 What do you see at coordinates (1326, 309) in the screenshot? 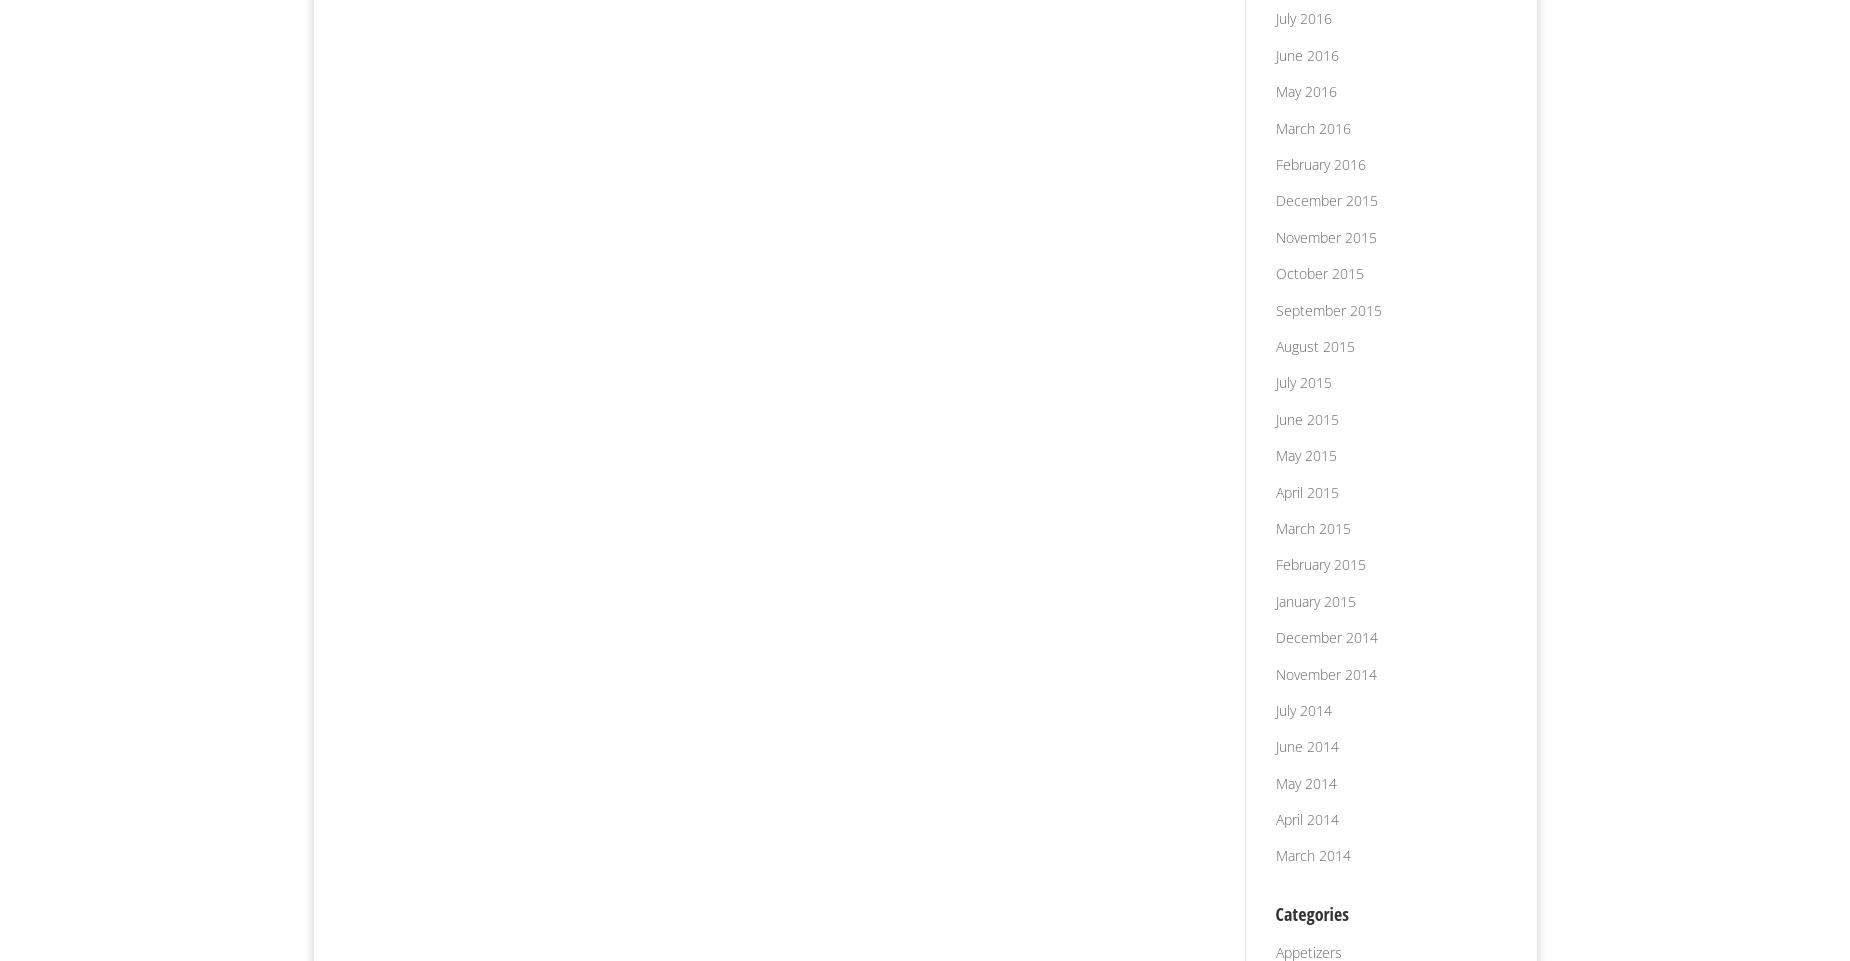
I see `'September 2015'` at bounding box center [1326, 309].